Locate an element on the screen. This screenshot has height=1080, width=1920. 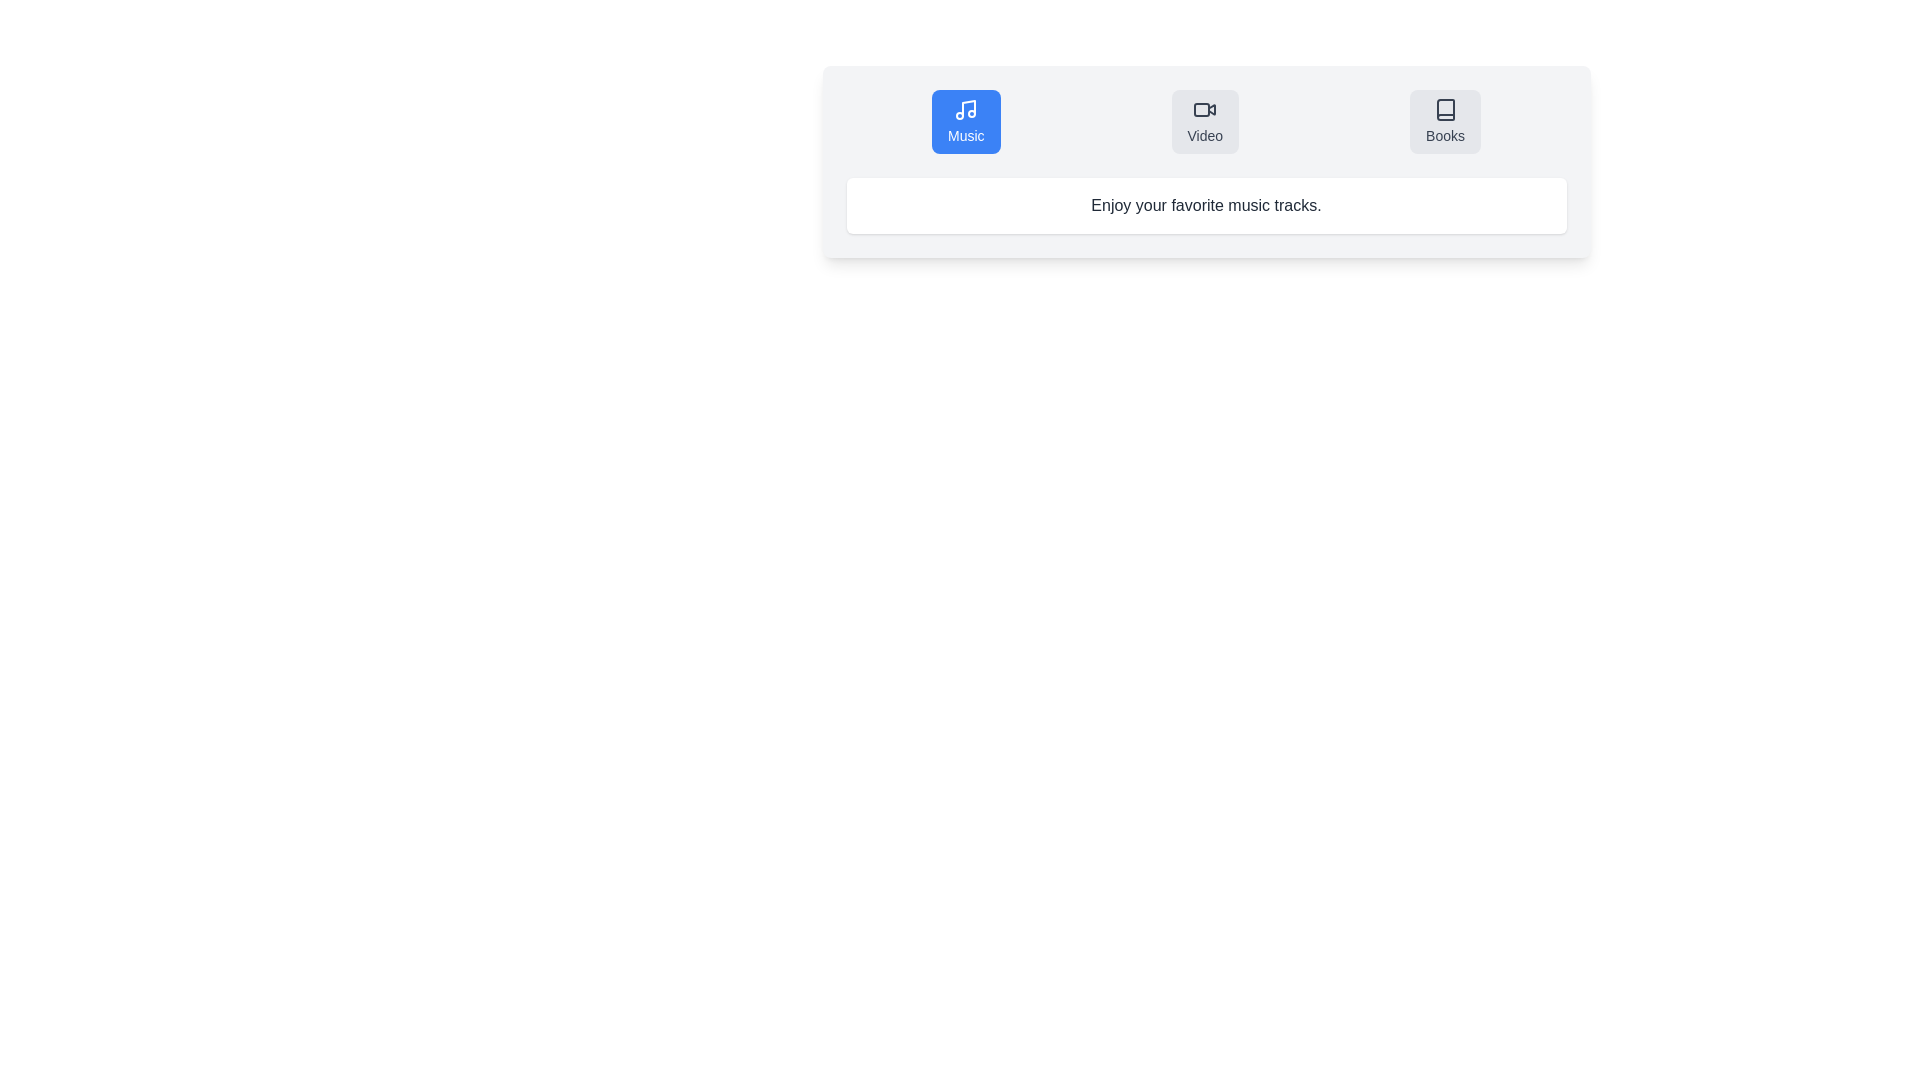
the second button in the horizontal layout that directs the user to video-related features, positioned between the 'Music' button and the 'Books' button is located at coordinates (1204, 122).